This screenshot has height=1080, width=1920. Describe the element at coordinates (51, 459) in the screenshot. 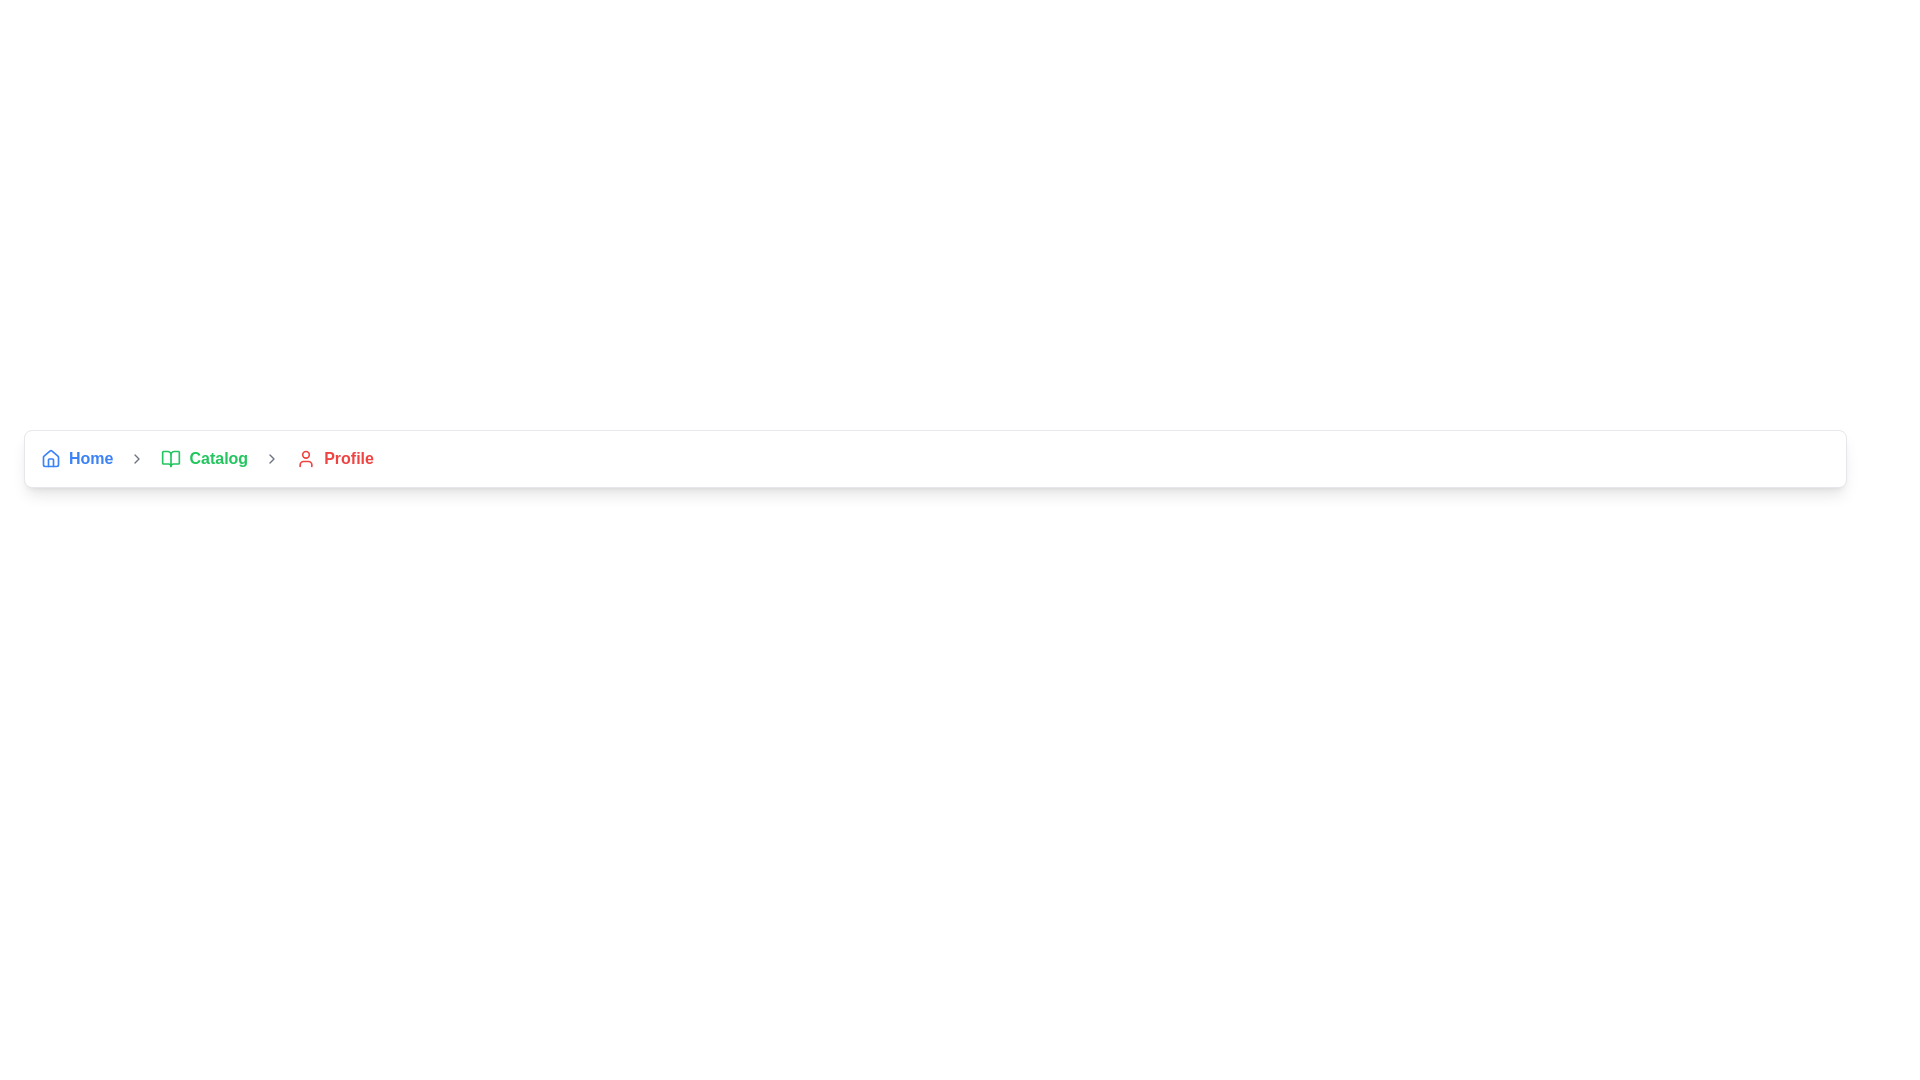

I see `the 'Home' icon located at the first position in the navigation bar` at that location.